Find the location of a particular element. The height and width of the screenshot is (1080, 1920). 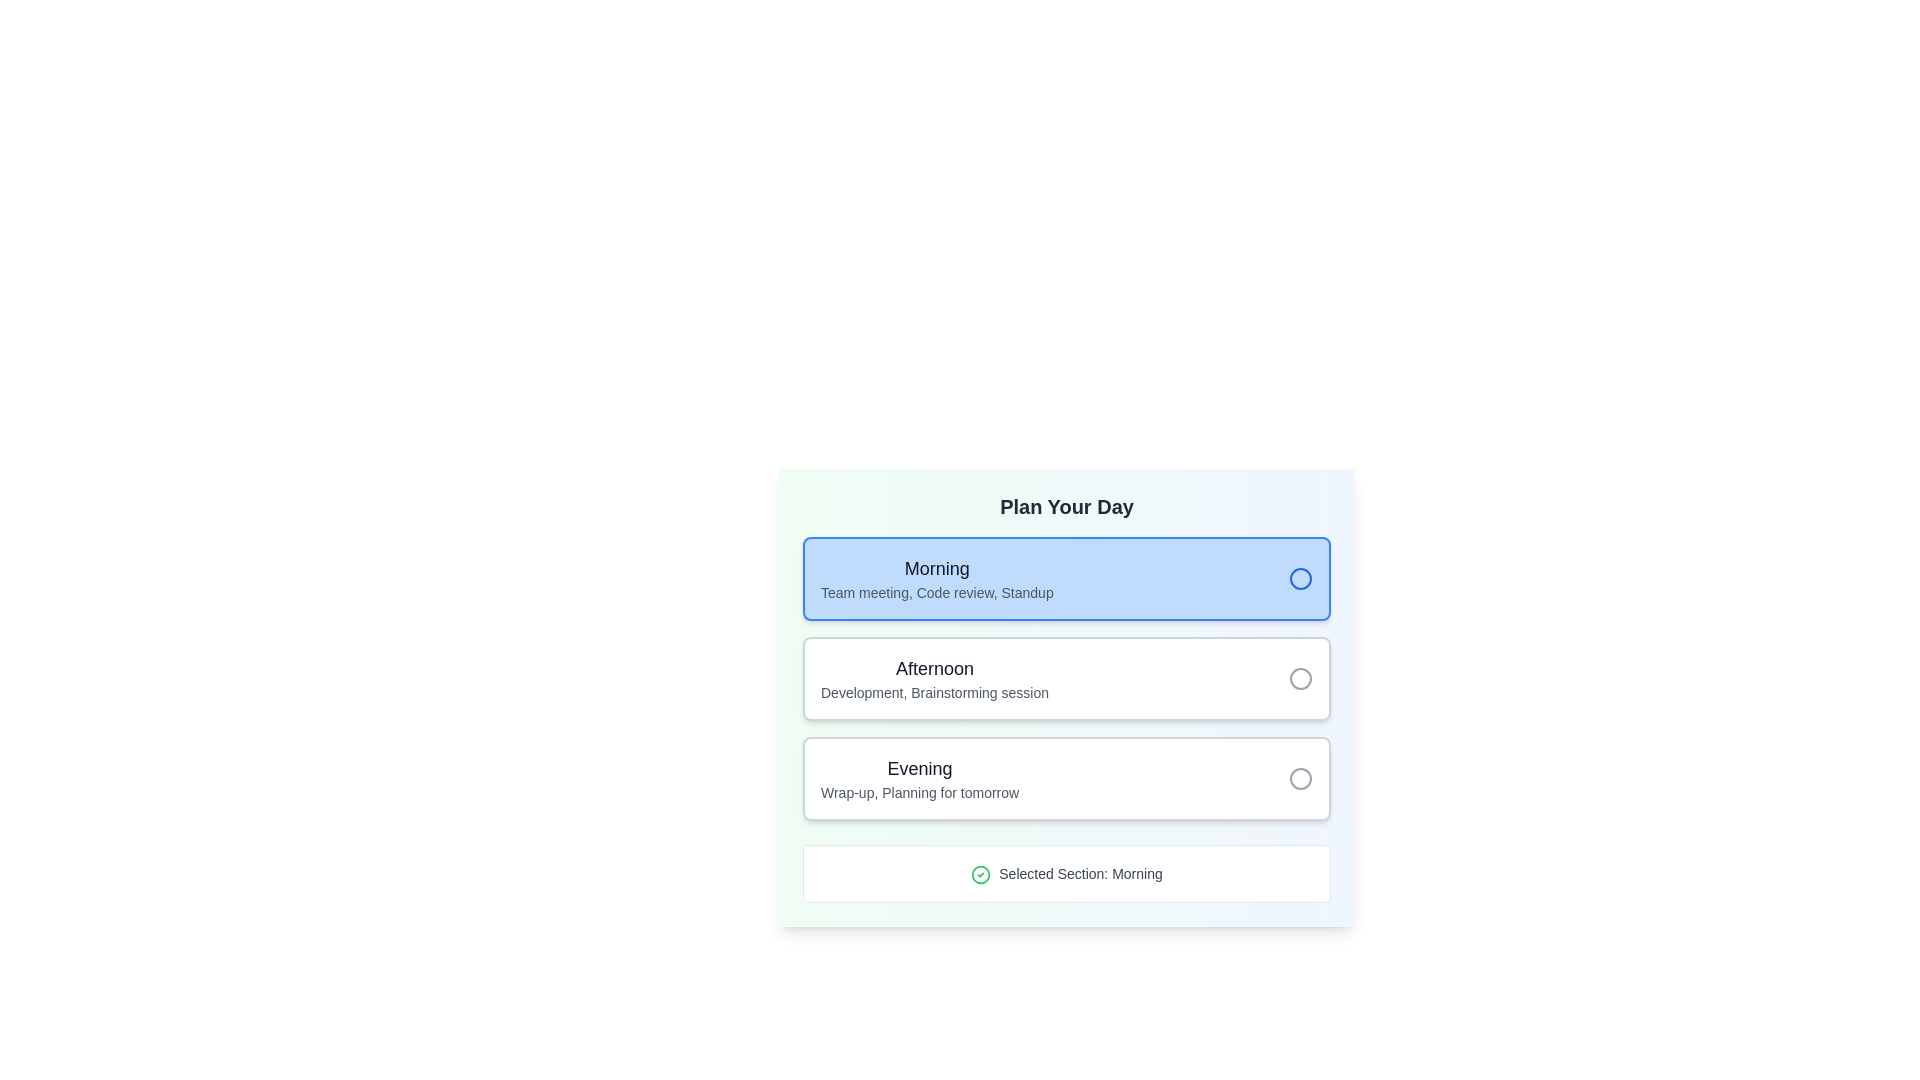

to select the 'Evening' planning section, which is the third item in a vertically aligned list, featuring larger text 'Evening' and smaller text 'Wrap-up, Planning for tomorrow', located towards the center of the application interface is located at coordinates (919, 778).